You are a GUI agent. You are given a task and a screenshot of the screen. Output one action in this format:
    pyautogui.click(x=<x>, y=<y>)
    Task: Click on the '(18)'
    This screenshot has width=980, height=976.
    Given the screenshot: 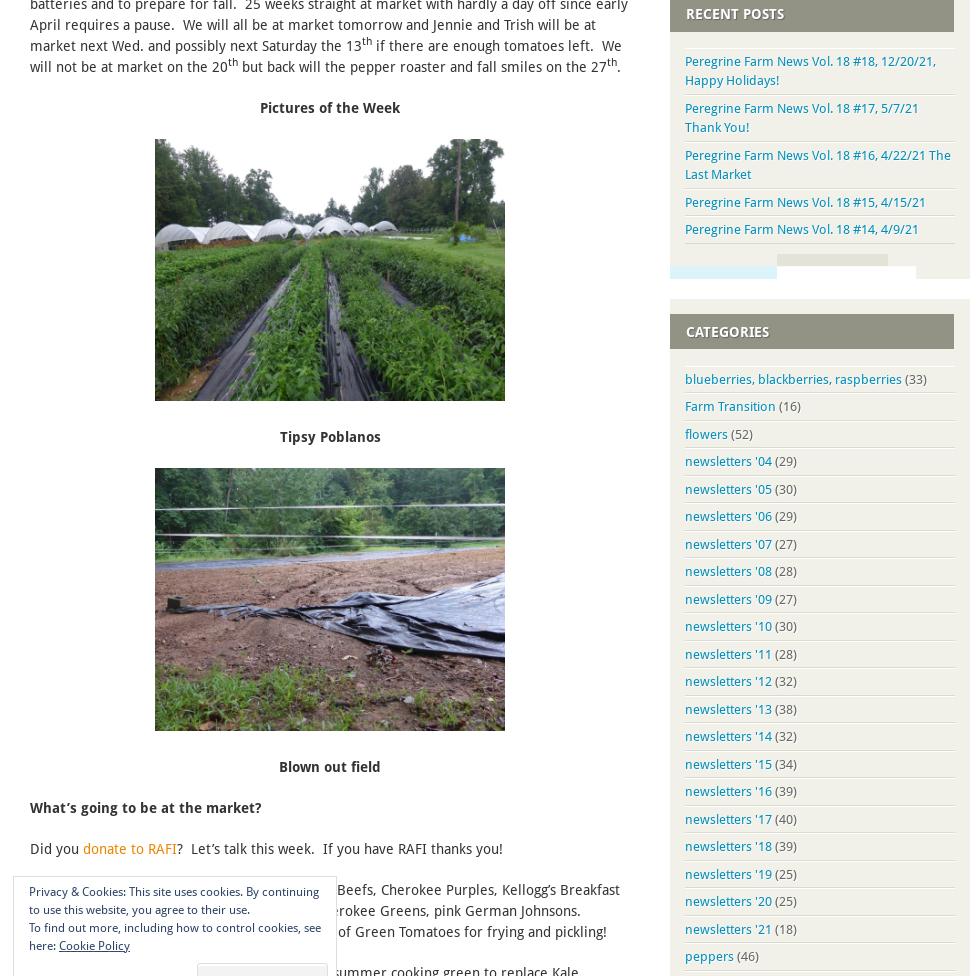 What is the action you would take?
    pyautogui.click(x=772, y=927)
    